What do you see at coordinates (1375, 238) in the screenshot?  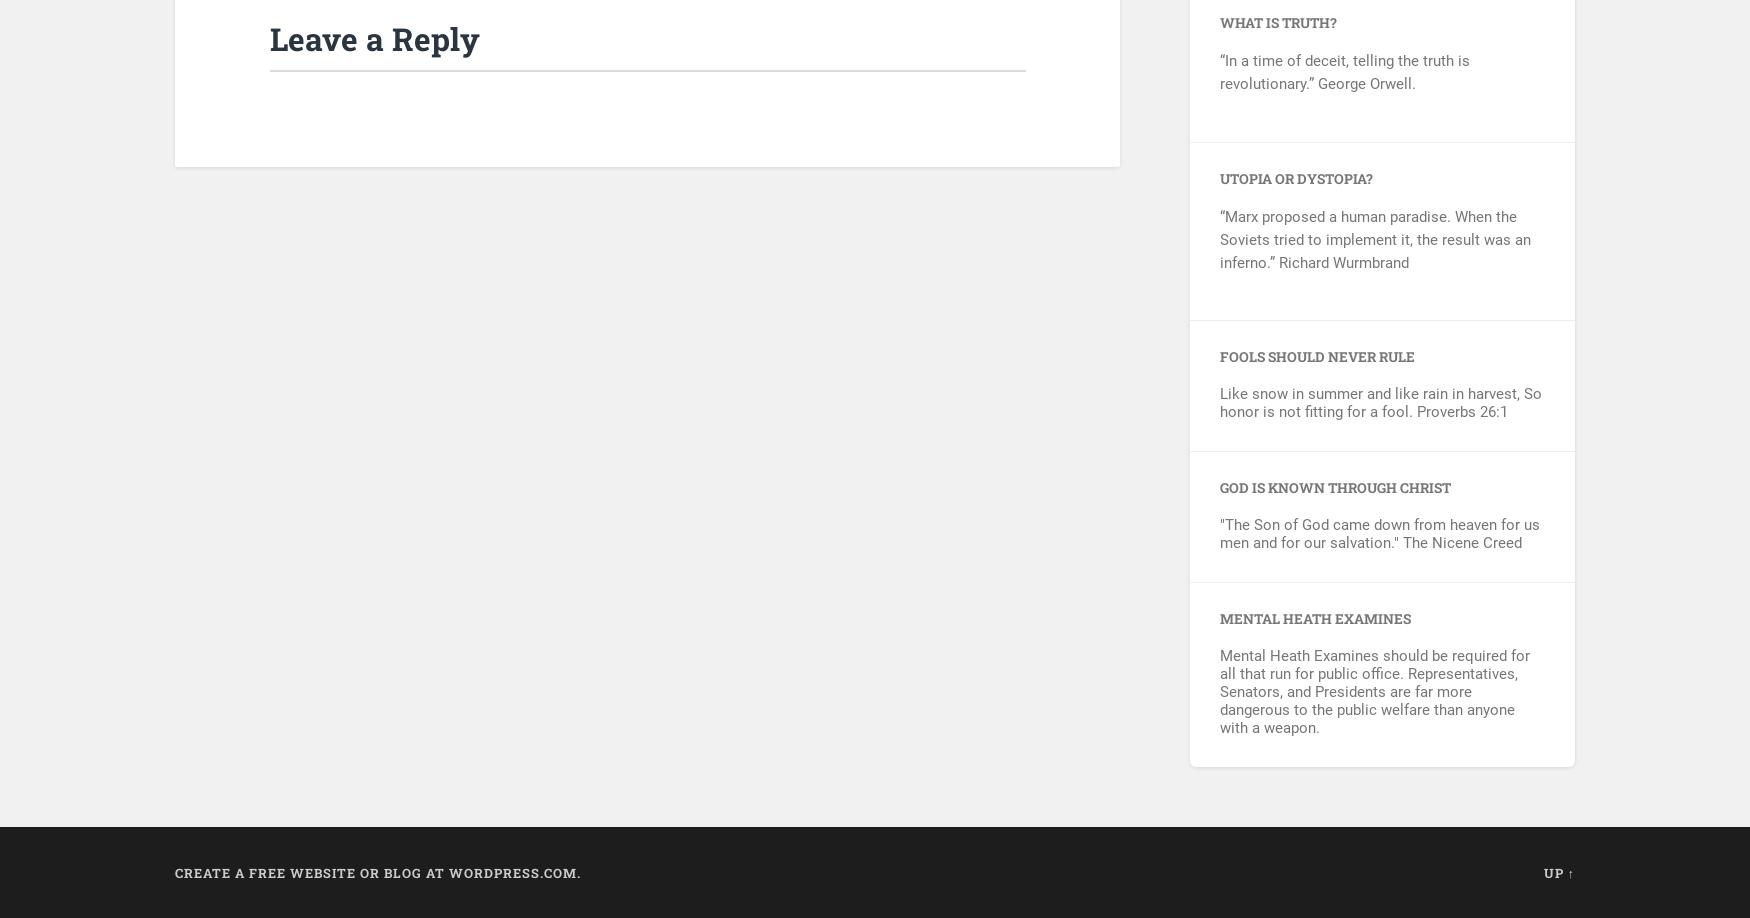 I see `'“Marx proposed a human paradise. When the Soviets tried to implement it, the result was an inferno.” Richard Wurmbrand'` at bounding box center [1375, 238].